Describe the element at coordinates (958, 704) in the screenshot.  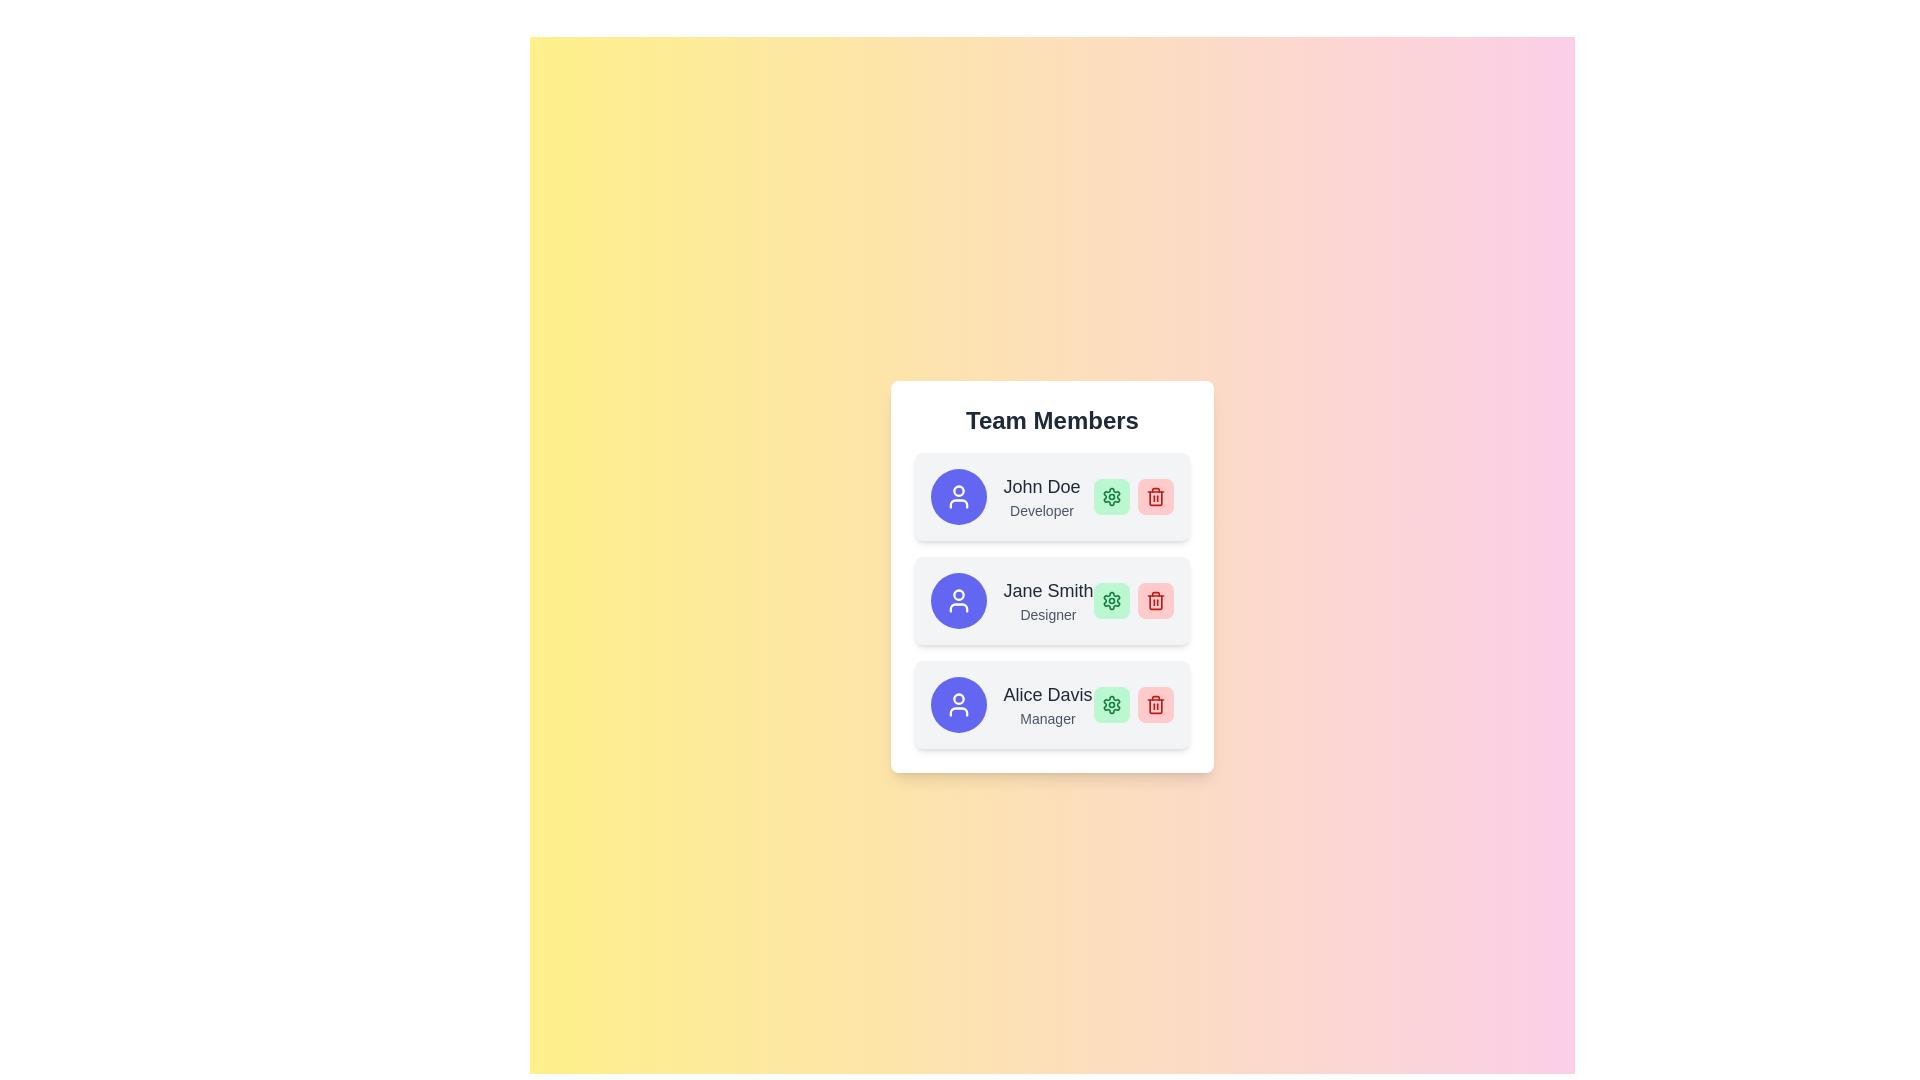
I see `the user icon styled with a rounded design inside a circular blue background, associated with 'Alice Davis Manager' in the third entry of the 'Team Members' list` at that location.